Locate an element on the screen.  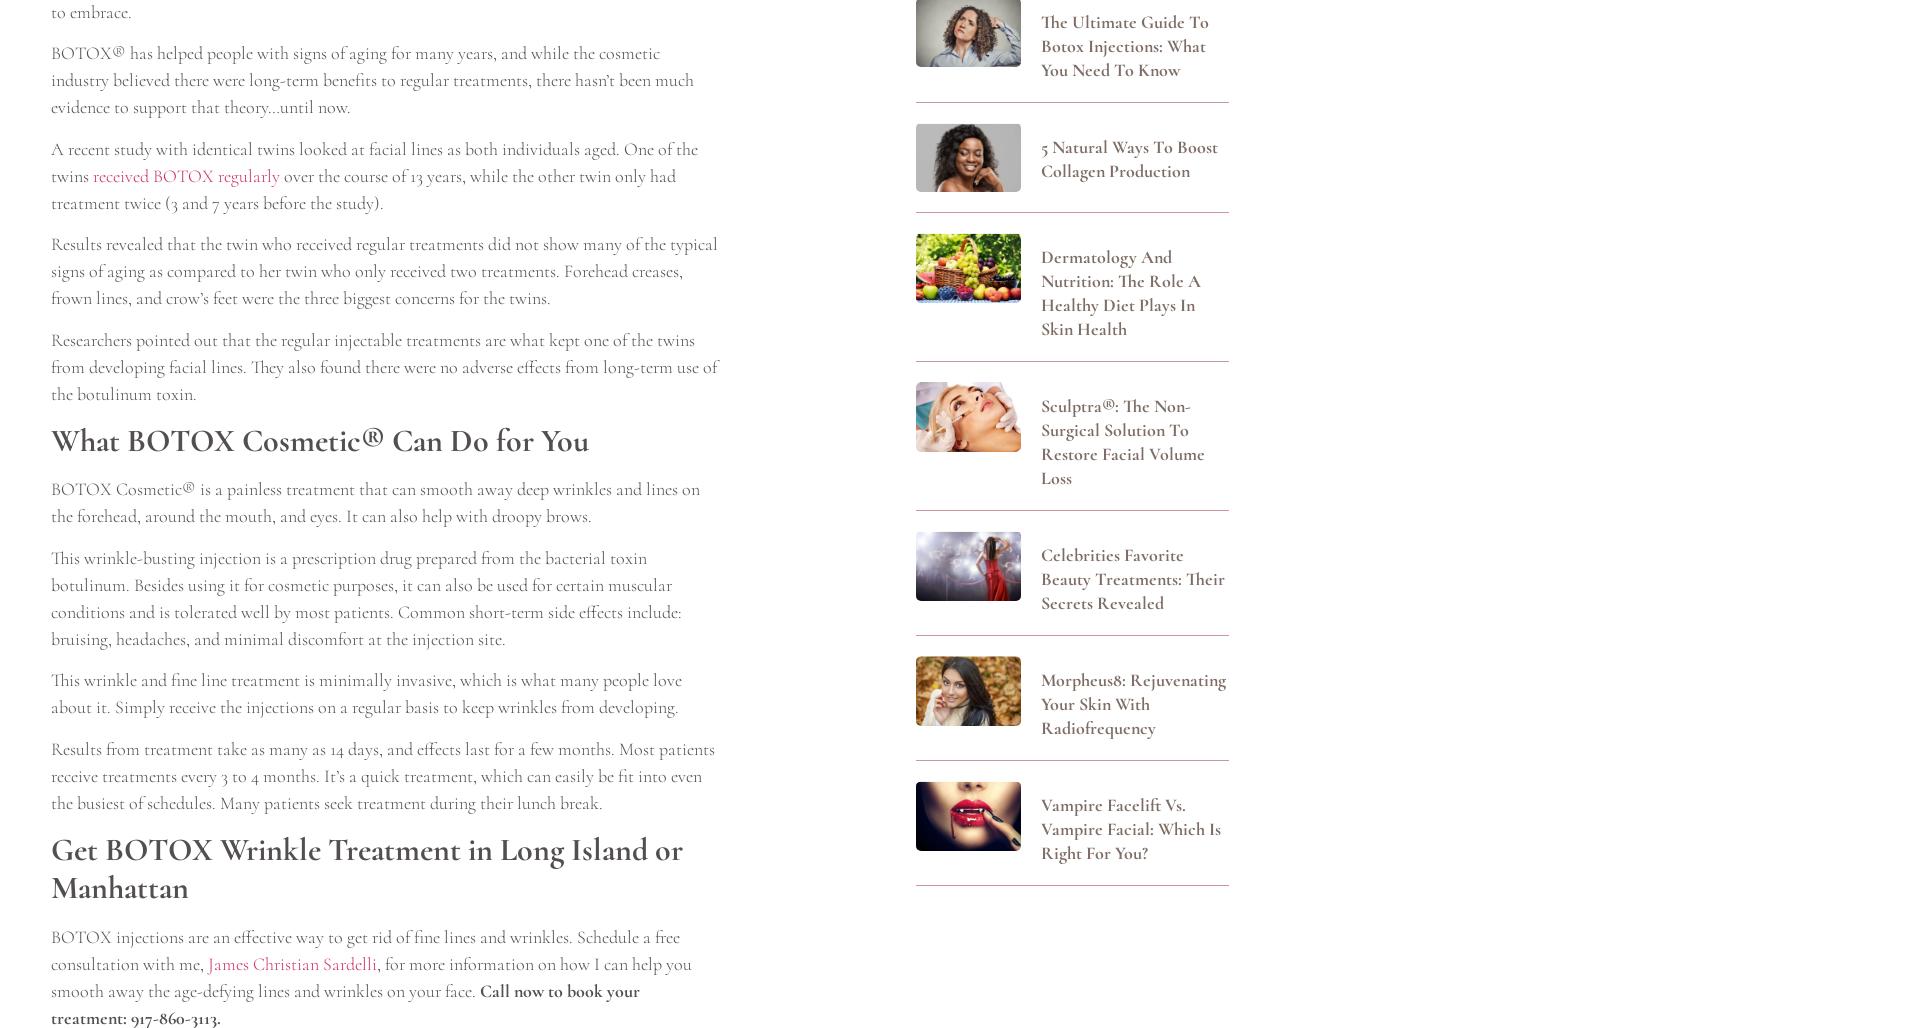
'BOTOX® has helped people with signs of aging for many years, and while the cosmetic industry believed there were long-term benefits to regular treatments, there hasn’t been much evidence to support that theory…until now.' is located at coordinates (372, 78).